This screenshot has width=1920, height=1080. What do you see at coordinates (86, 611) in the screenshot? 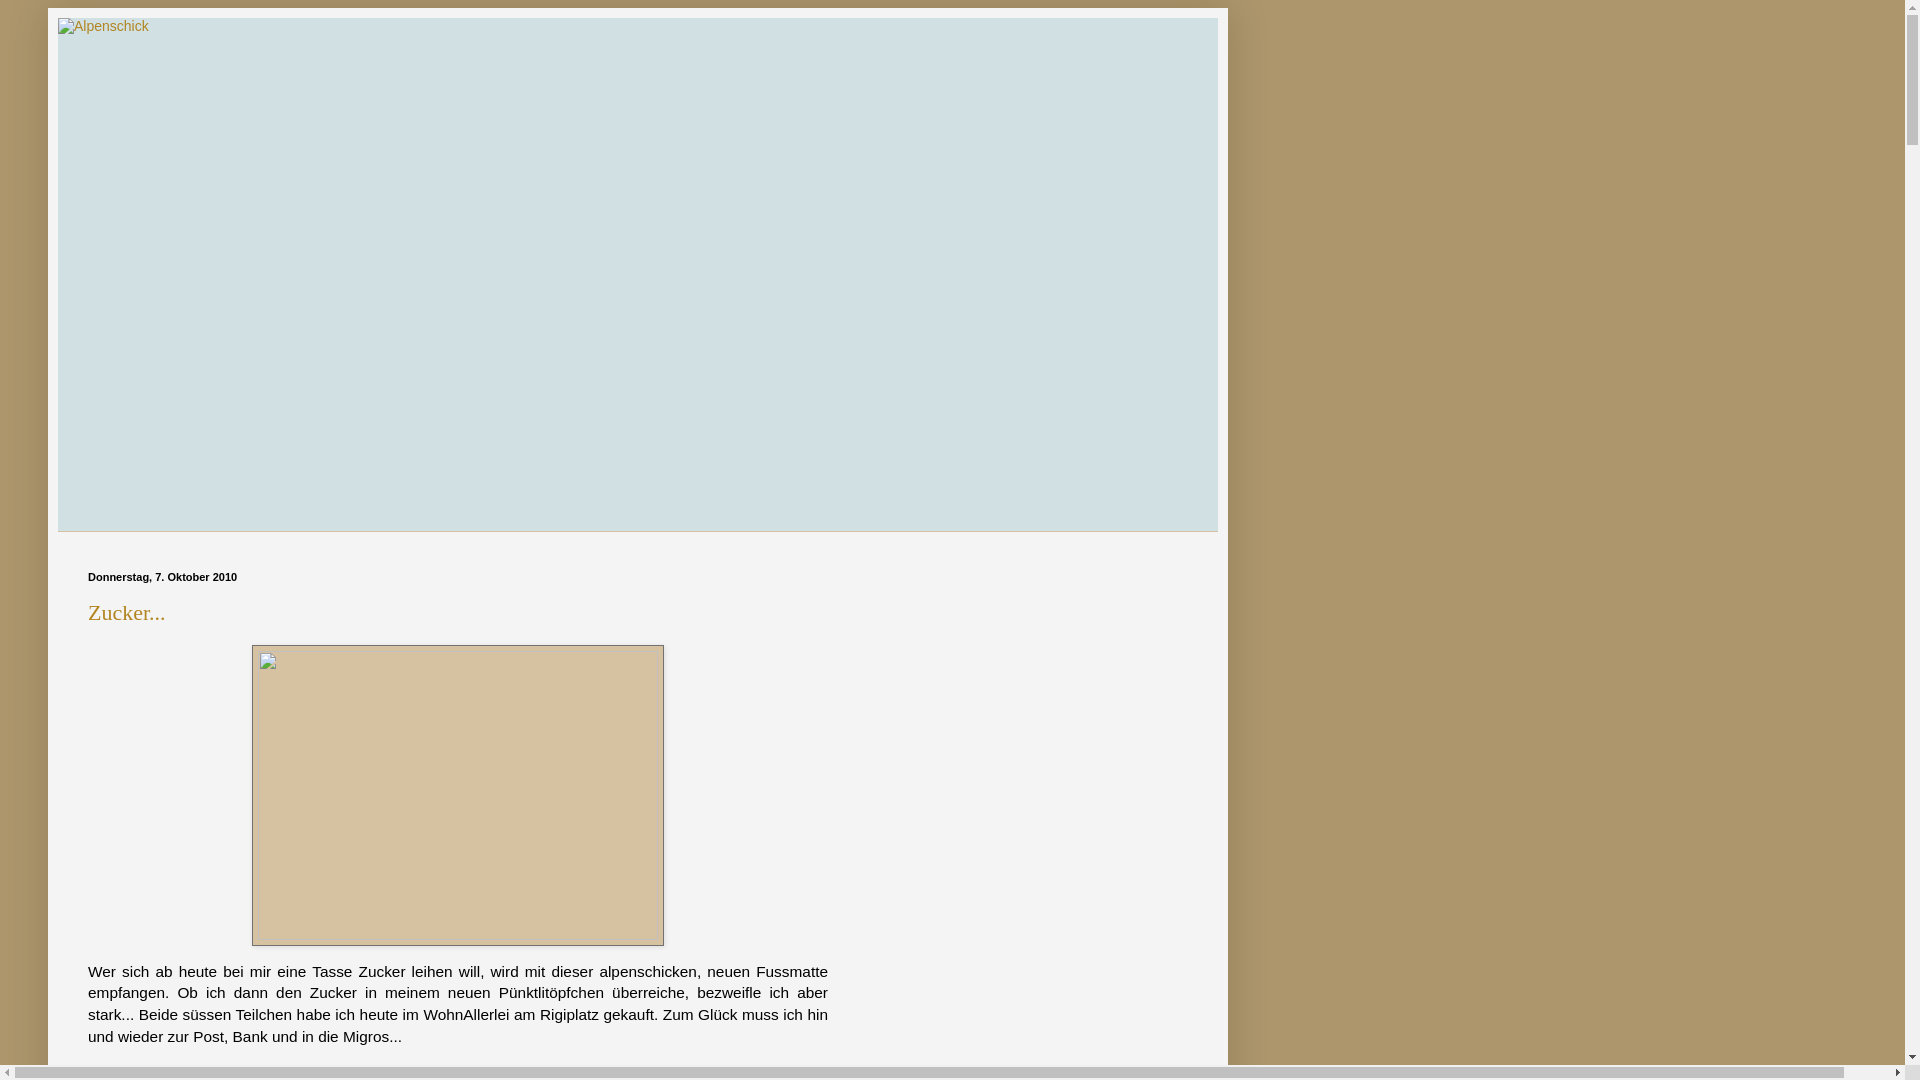
I see `'Zucker...'` at bounding box center [86, 611].